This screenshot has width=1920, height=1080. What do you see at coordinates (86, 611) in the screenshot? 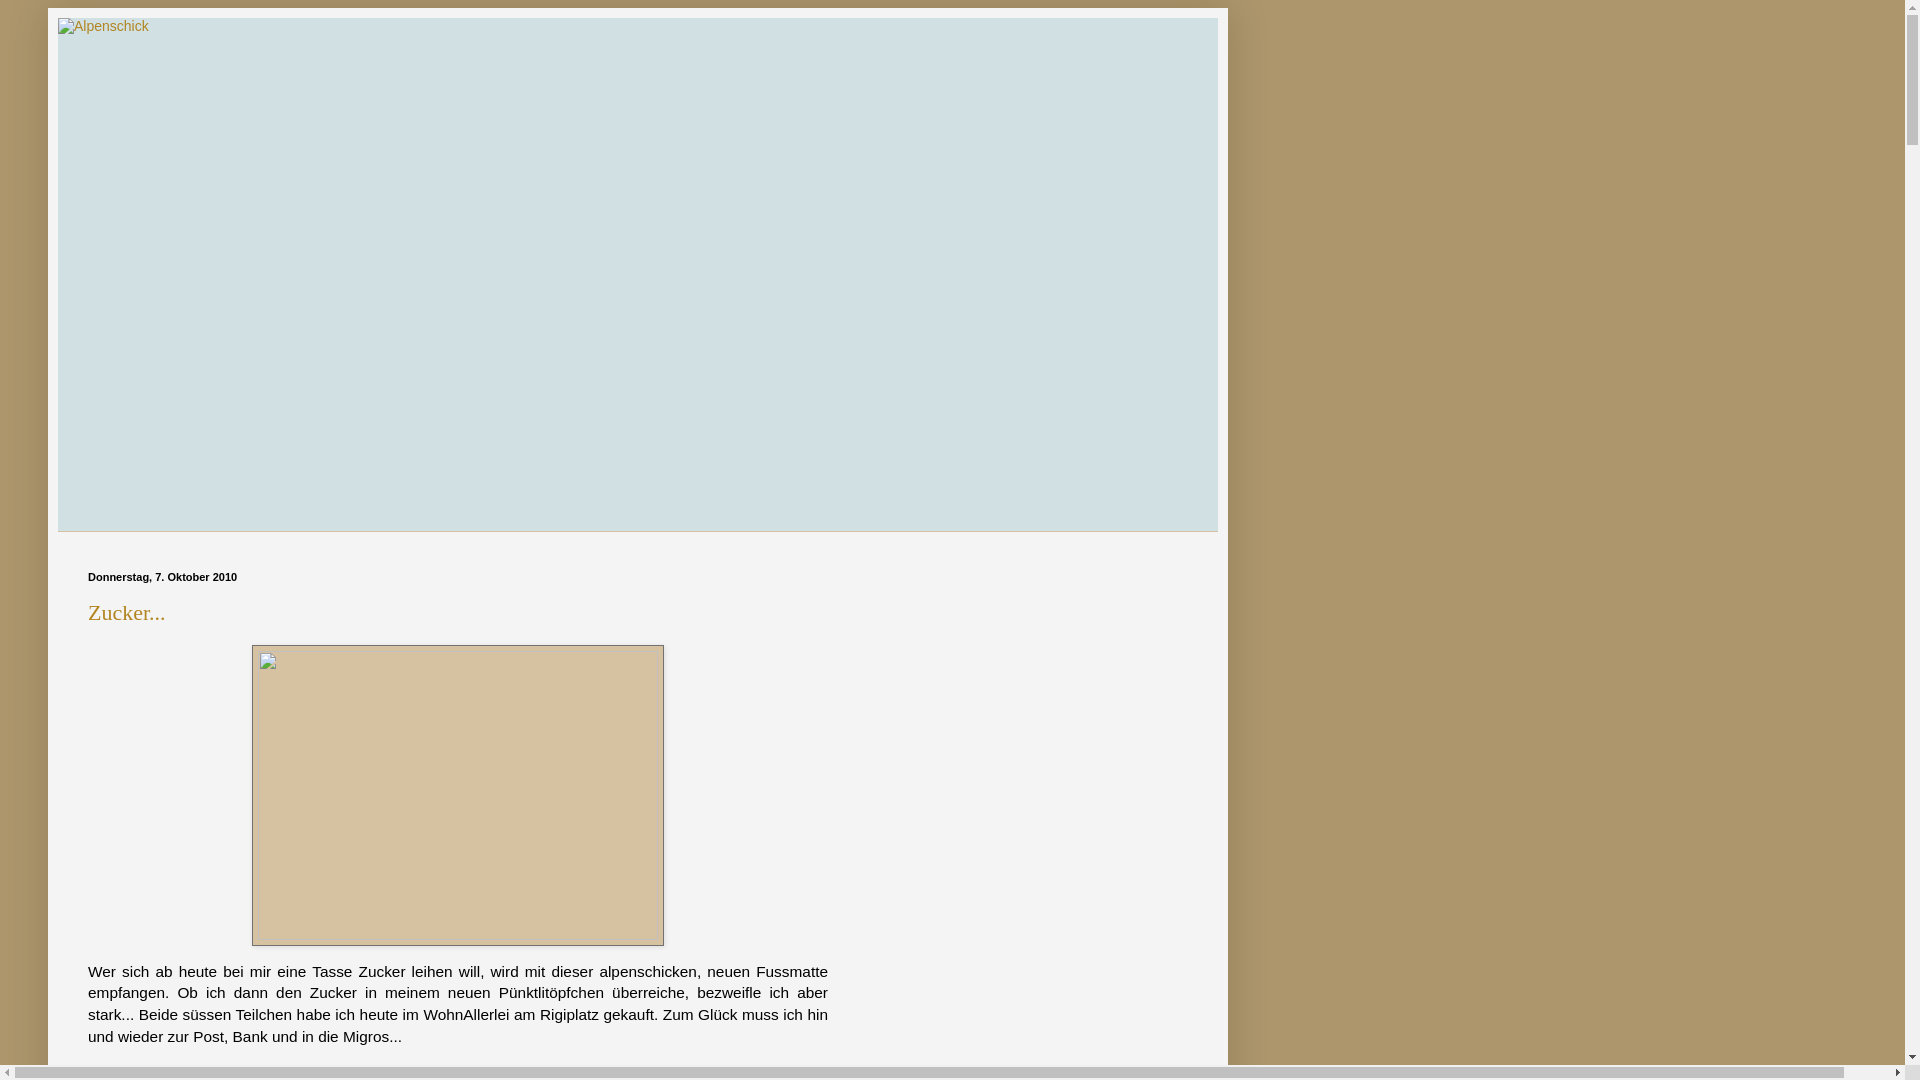
I see `'Zucker...'` at bounding box center [86, 611].